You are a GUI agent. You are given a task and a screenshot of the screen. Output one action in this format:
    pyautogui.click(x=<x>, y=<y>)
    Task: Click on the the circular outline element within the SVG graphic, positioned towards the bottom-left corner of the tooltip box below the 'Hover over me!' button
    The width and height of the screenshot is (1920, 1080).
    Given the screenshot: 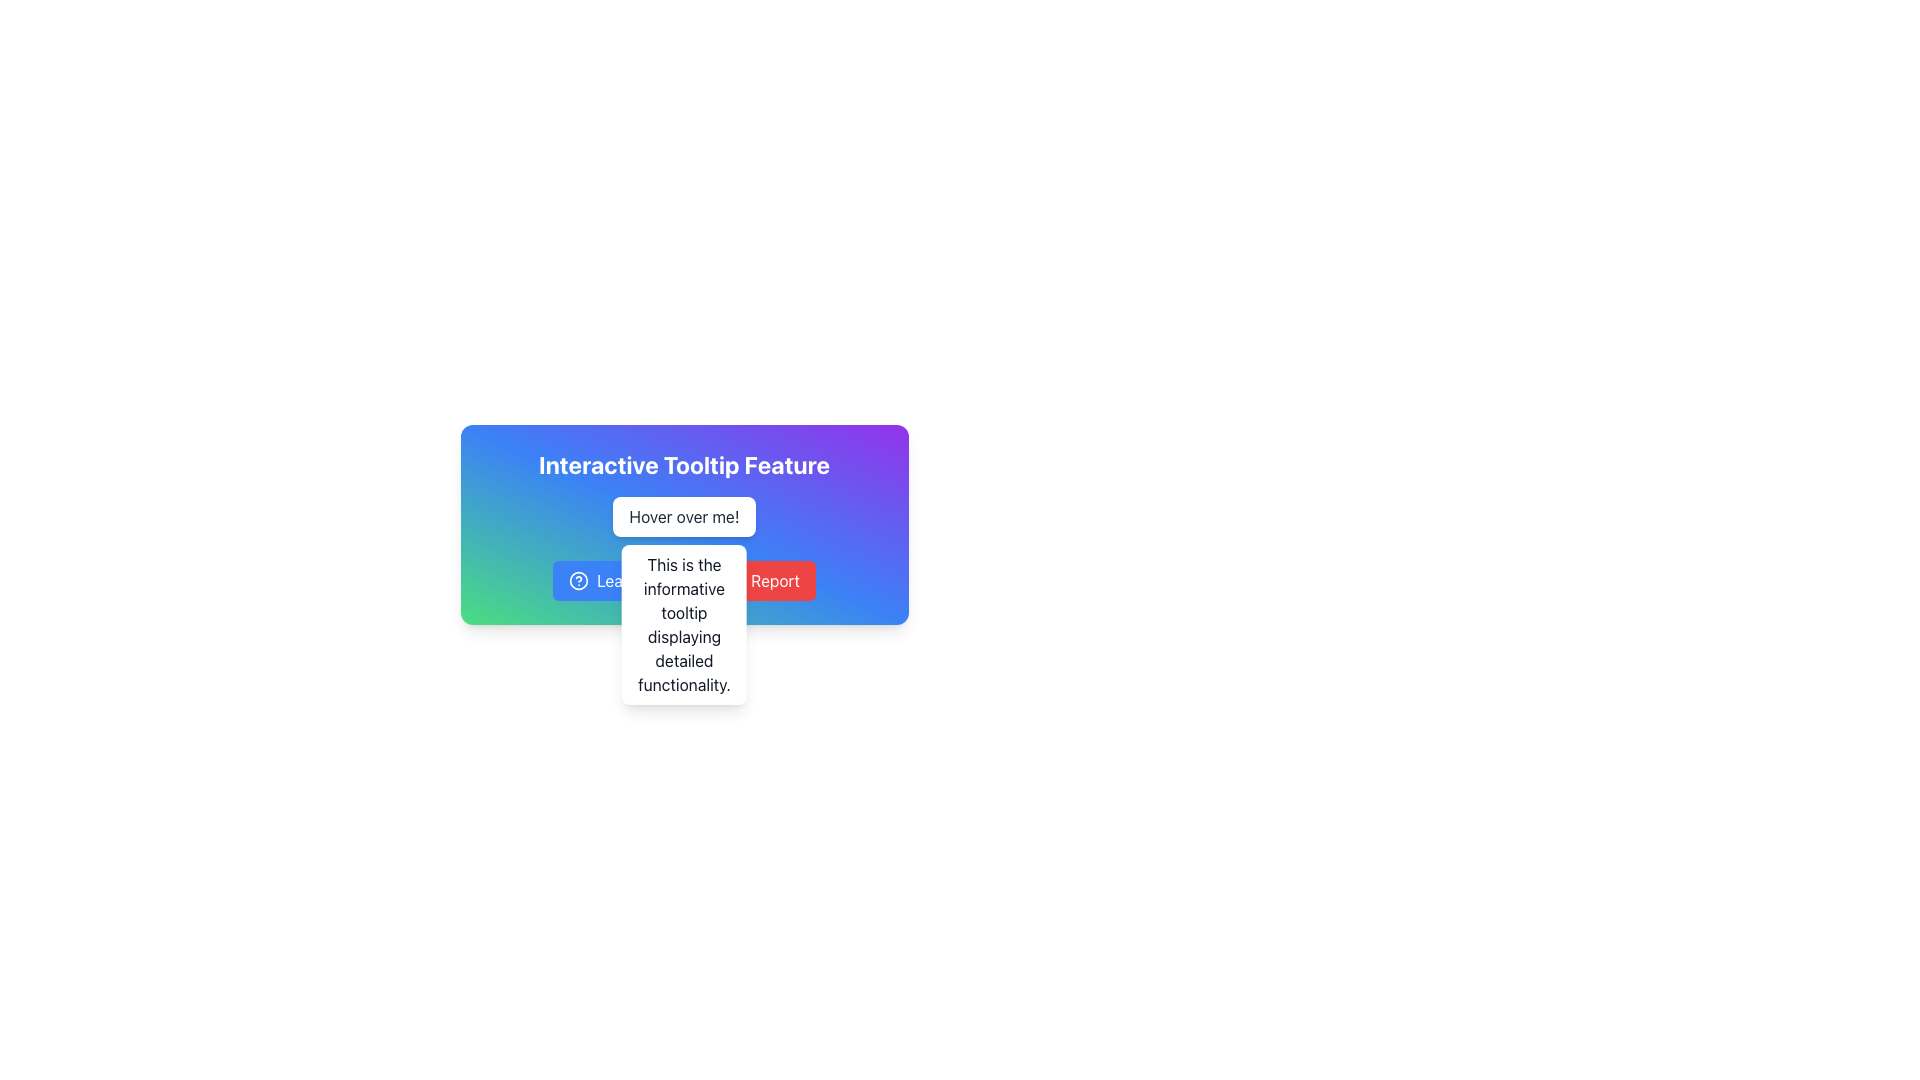 What is the action you would take?
    pyautogui.click(x=732, y=581)
    